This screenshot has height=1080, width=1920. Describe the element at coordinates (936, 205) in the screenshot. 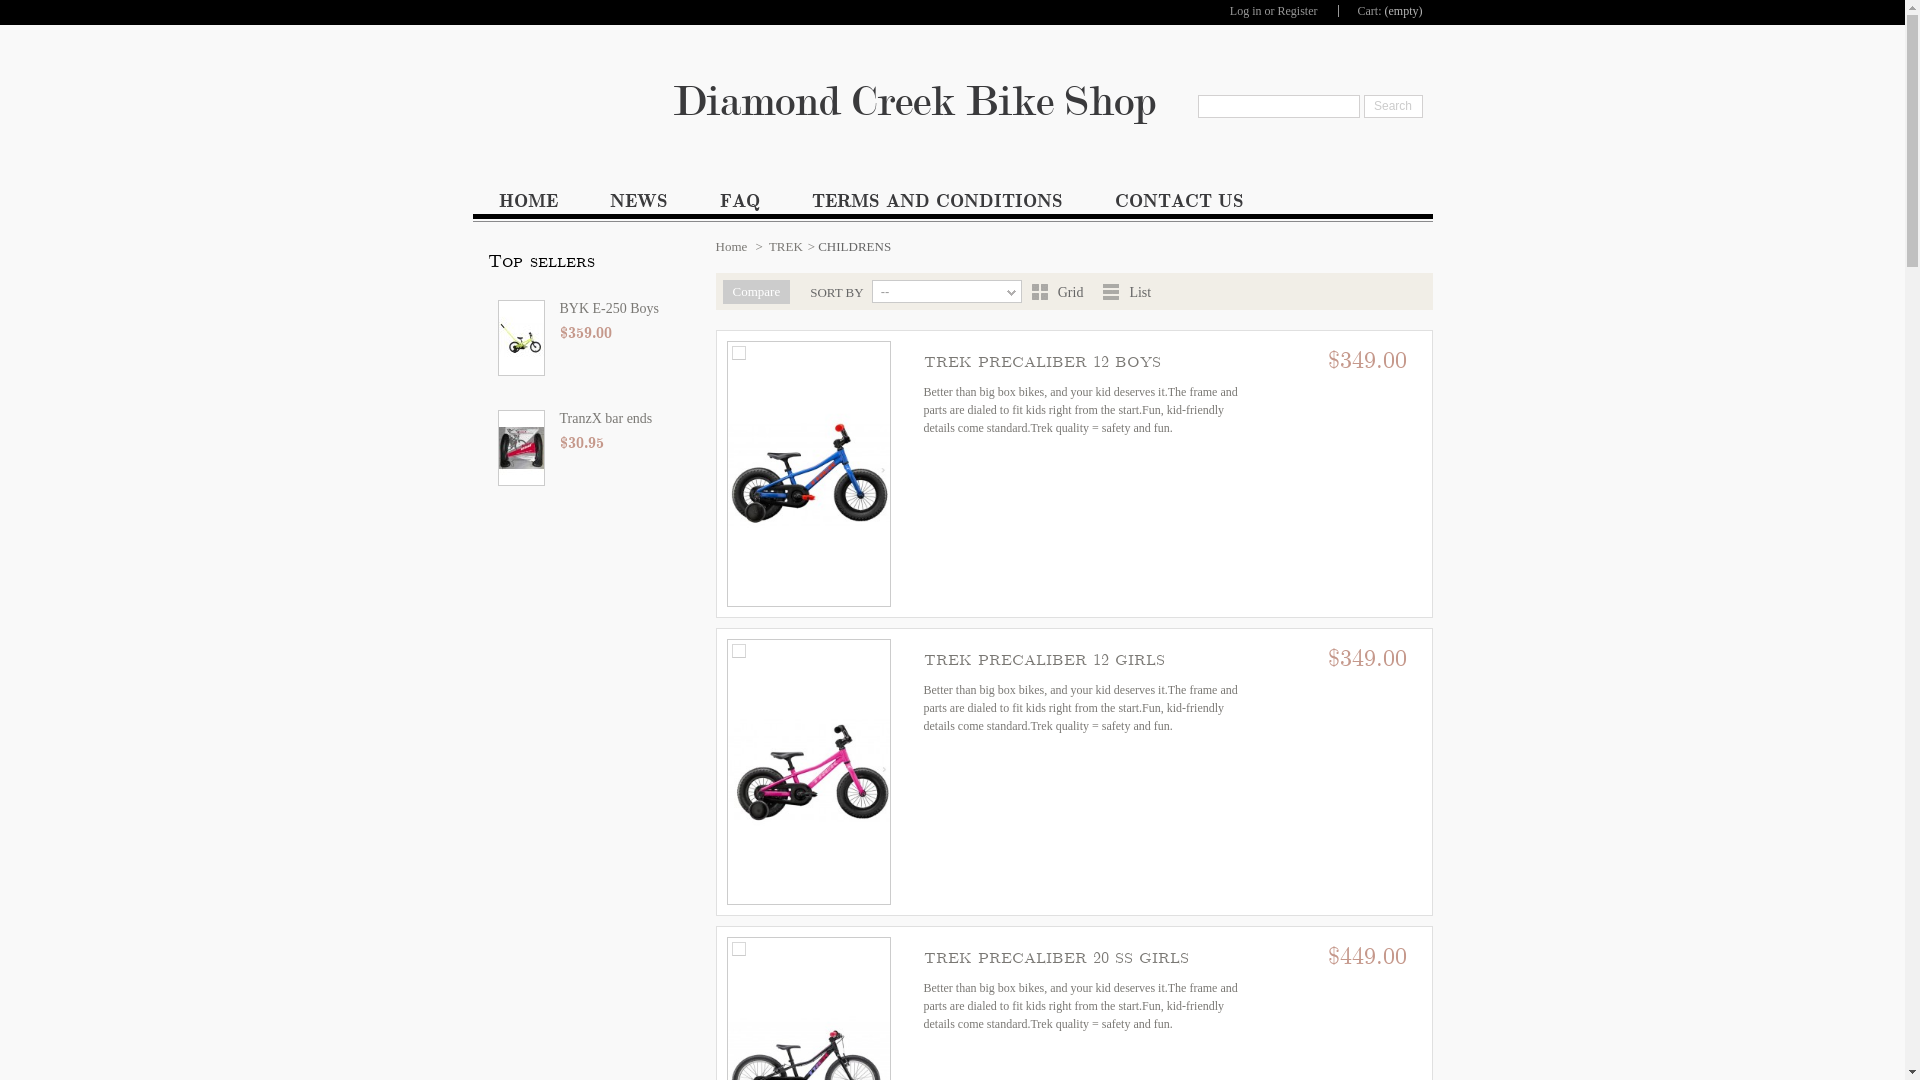

I see `'TERMS AND CONDITIONS'` at that location.